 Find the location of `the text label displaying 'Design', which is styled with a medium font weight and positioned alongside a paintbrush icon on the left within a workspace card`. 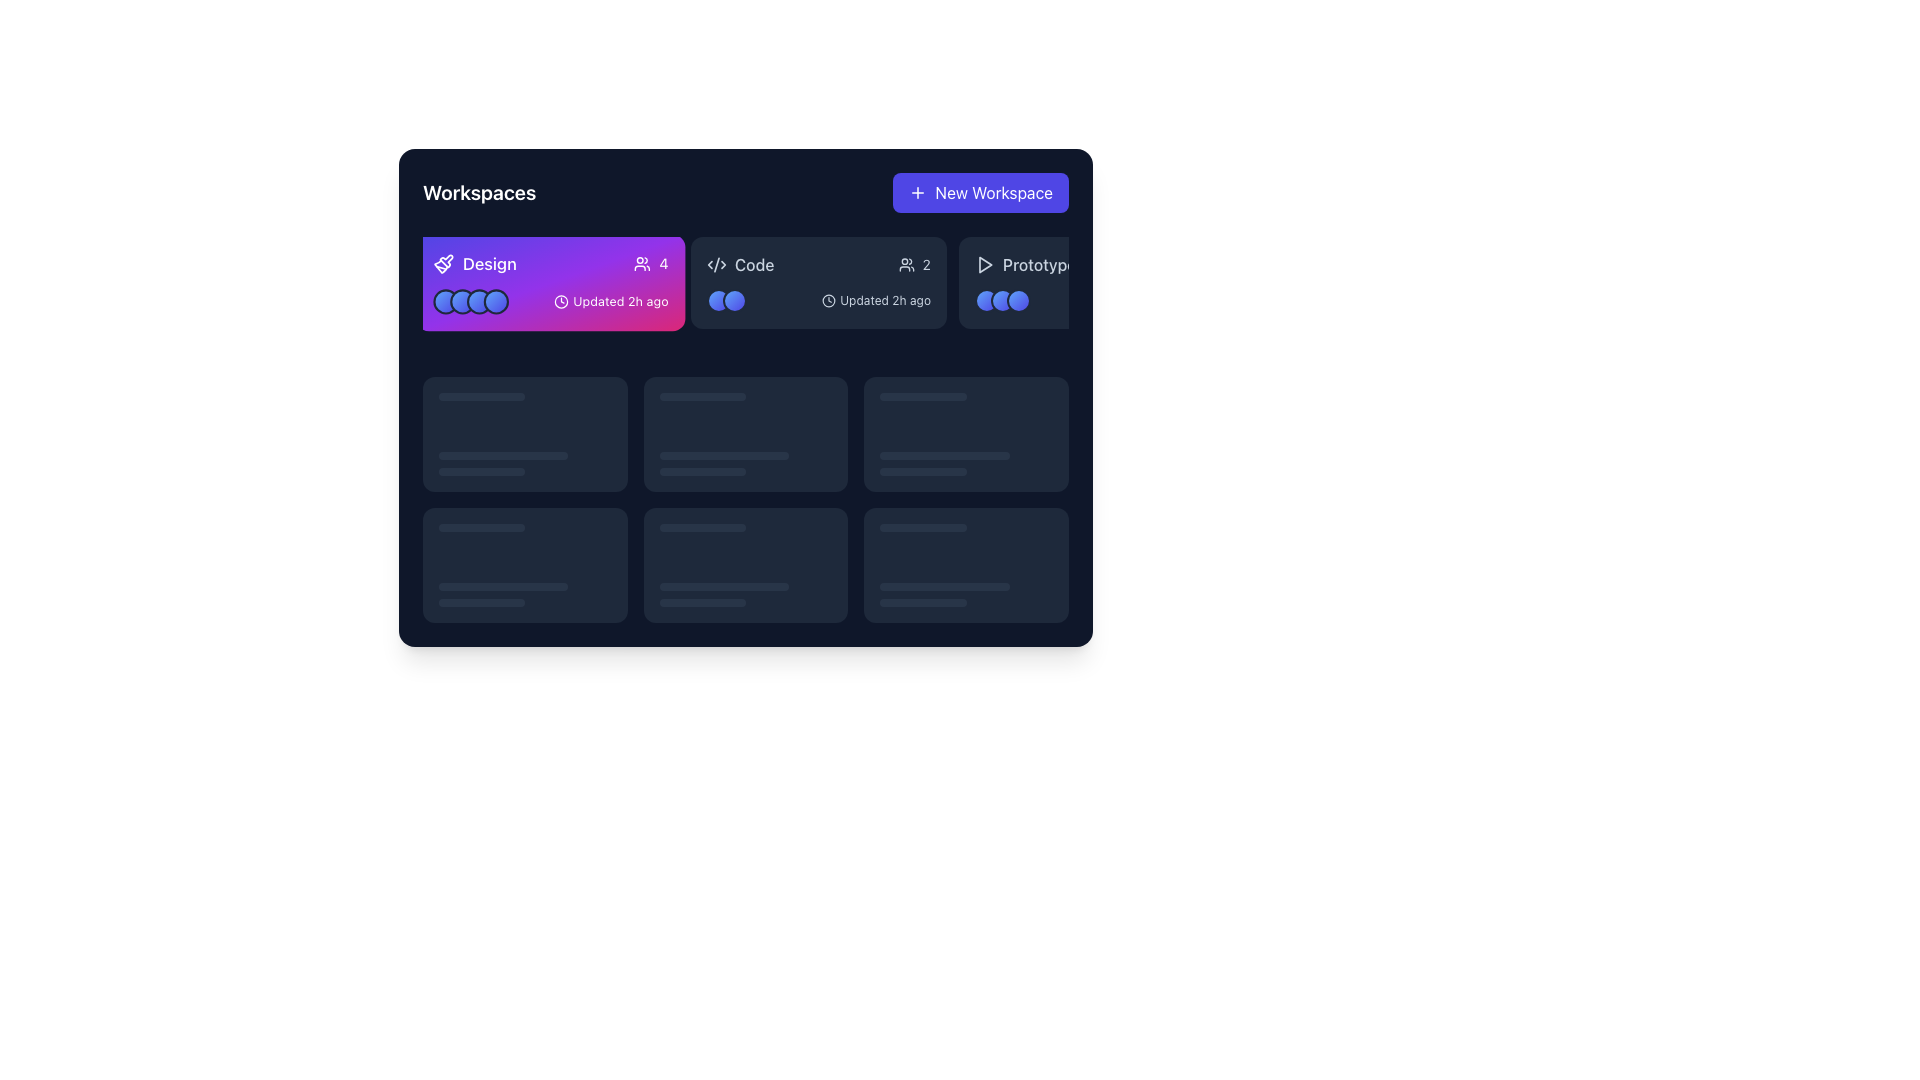

the text label displaying 'Design', which is styled with a medium font weight and positioned alongside a paintbrush icon on the left within a workspace card is located at coordinates (474, 263).